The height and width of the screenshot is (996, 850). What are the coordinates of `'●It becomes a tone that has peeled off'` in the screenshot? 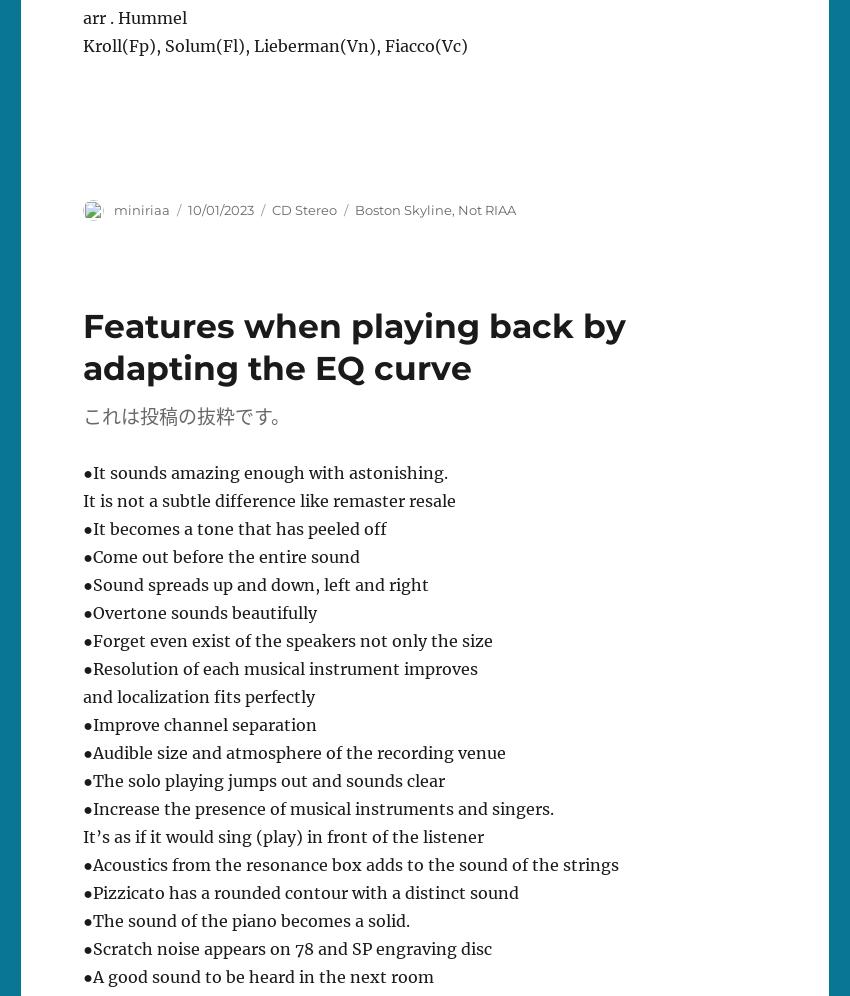 It's located at (234, 528).